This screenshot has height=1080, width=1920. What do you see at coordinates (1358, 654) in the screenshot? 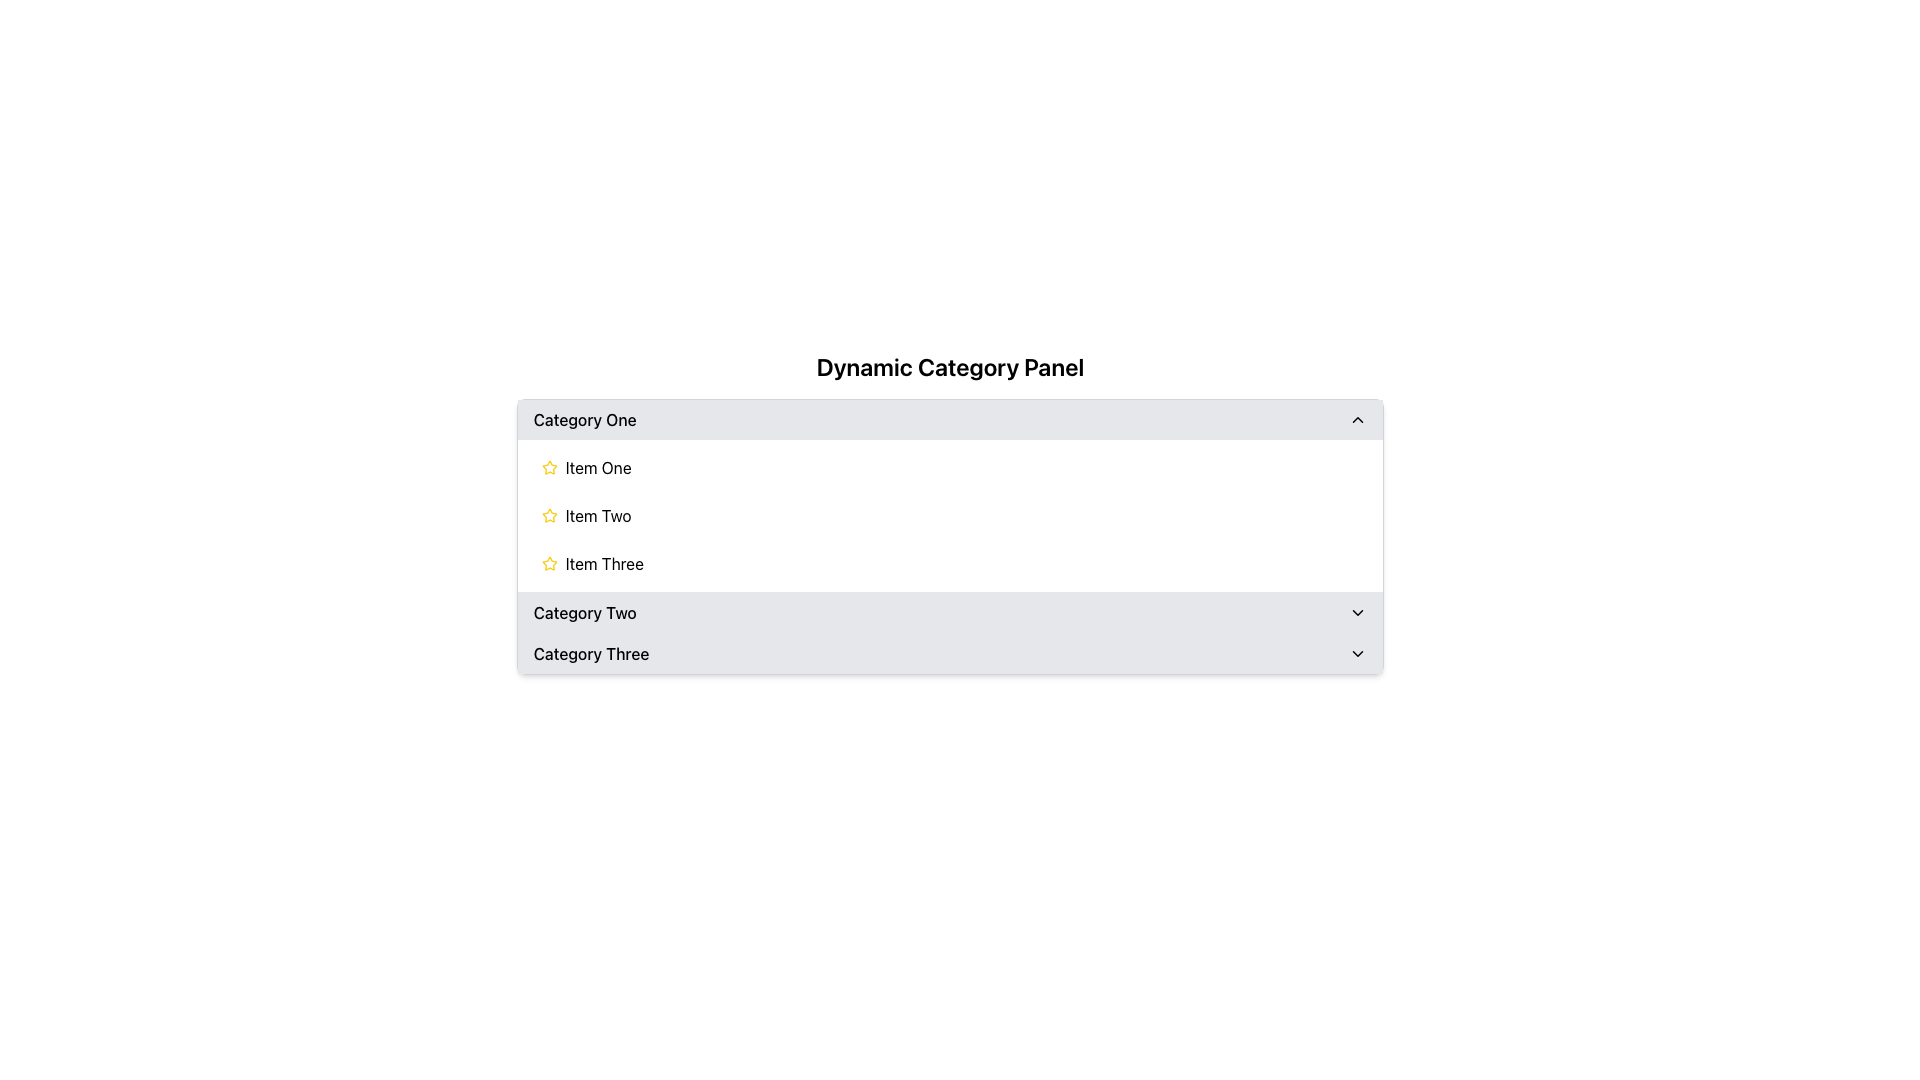
I see `the chevron icon located to the right of the 'Category Three' label` at bounding box center [1358, 654].